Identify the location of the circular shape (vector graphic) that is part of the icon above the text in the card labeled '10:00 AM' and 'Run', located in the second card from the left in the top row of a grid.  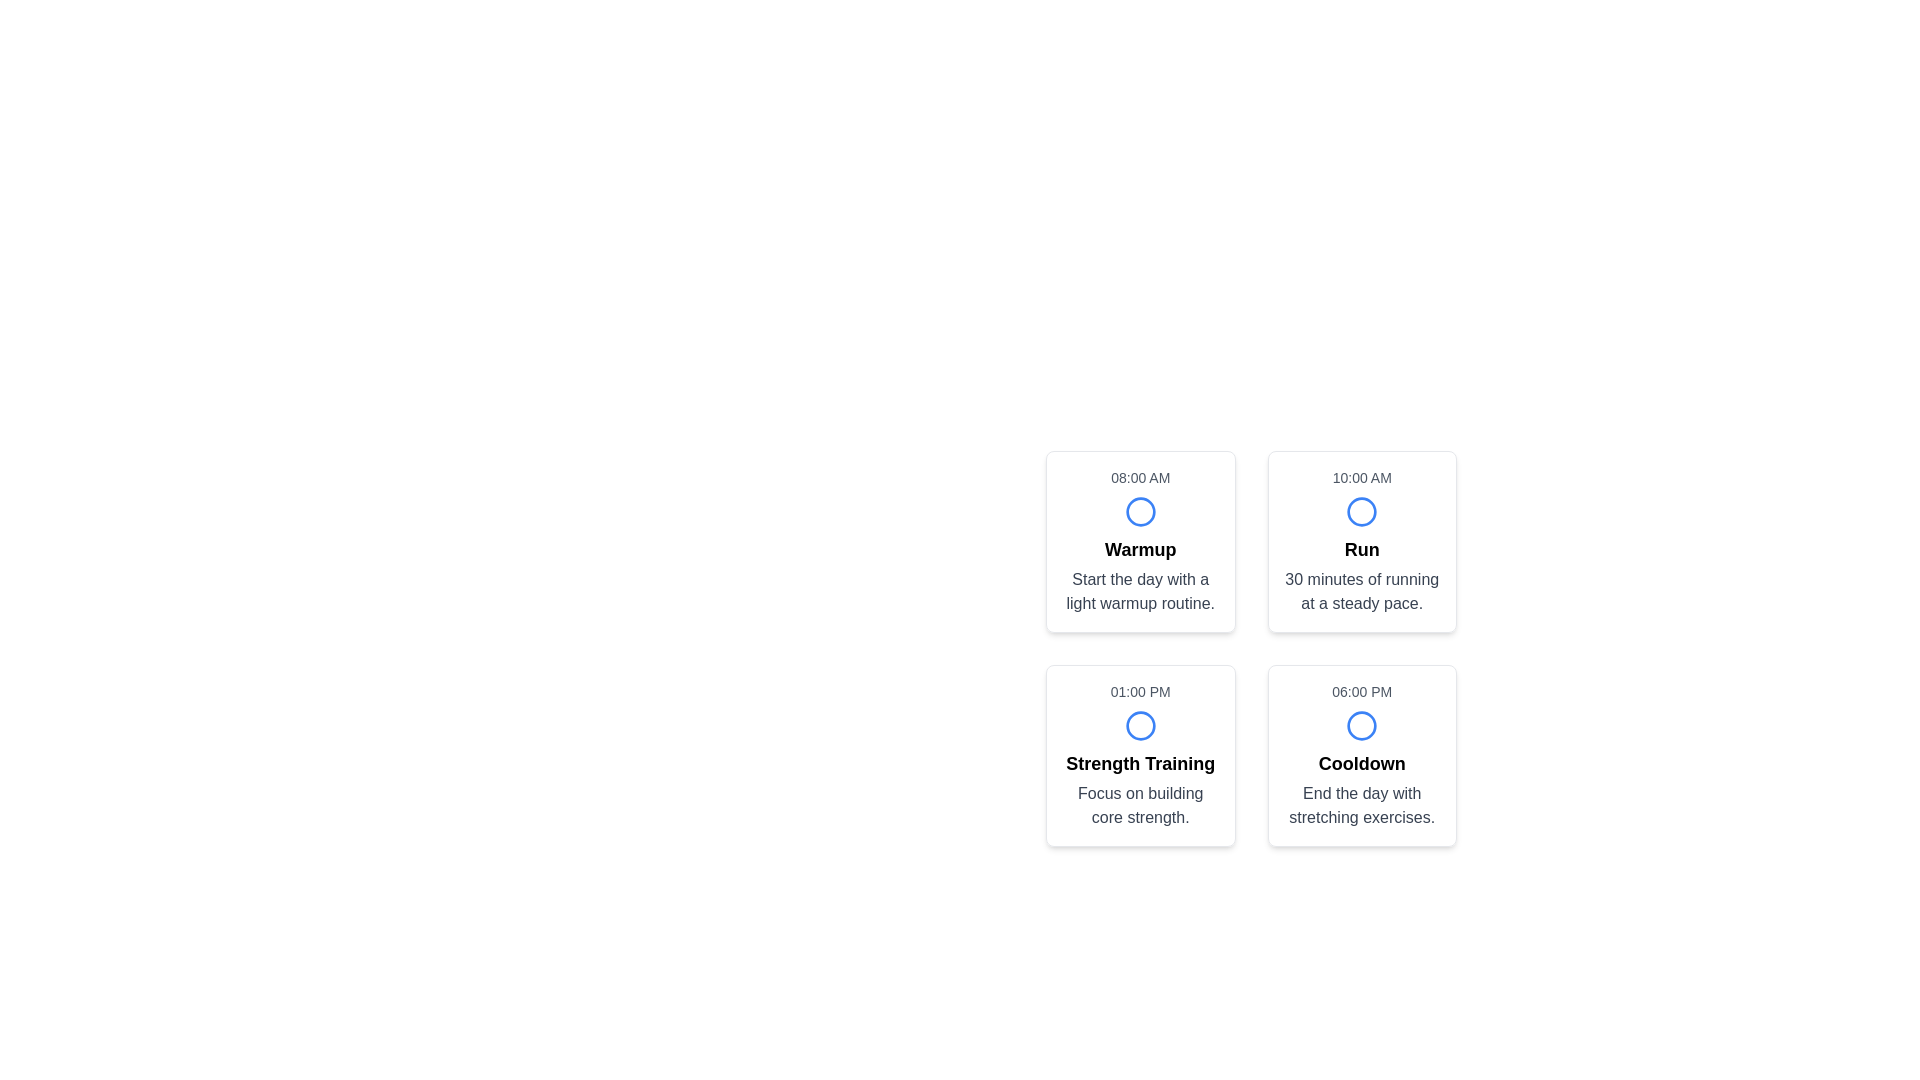
(1361, 511).